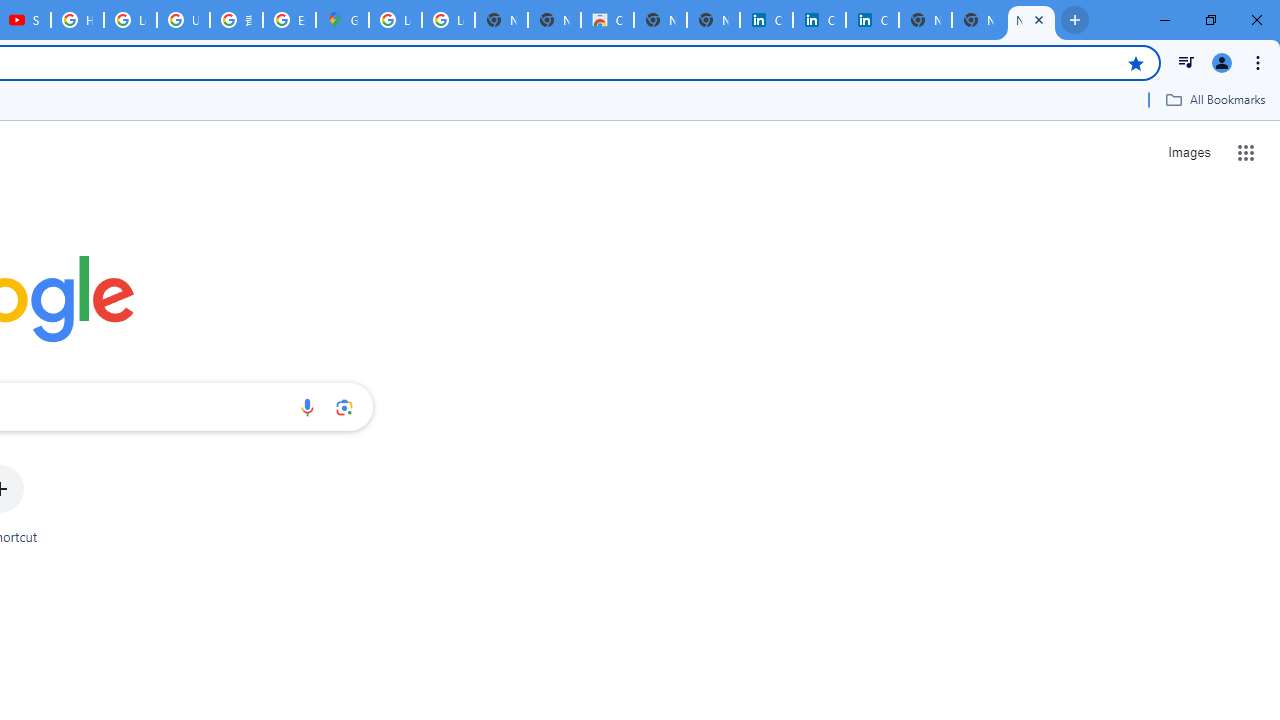  Describe the element at coordinates (765, 20) in the screenshot. I see `'Cookie Policy | LinkedIn'` at that location.